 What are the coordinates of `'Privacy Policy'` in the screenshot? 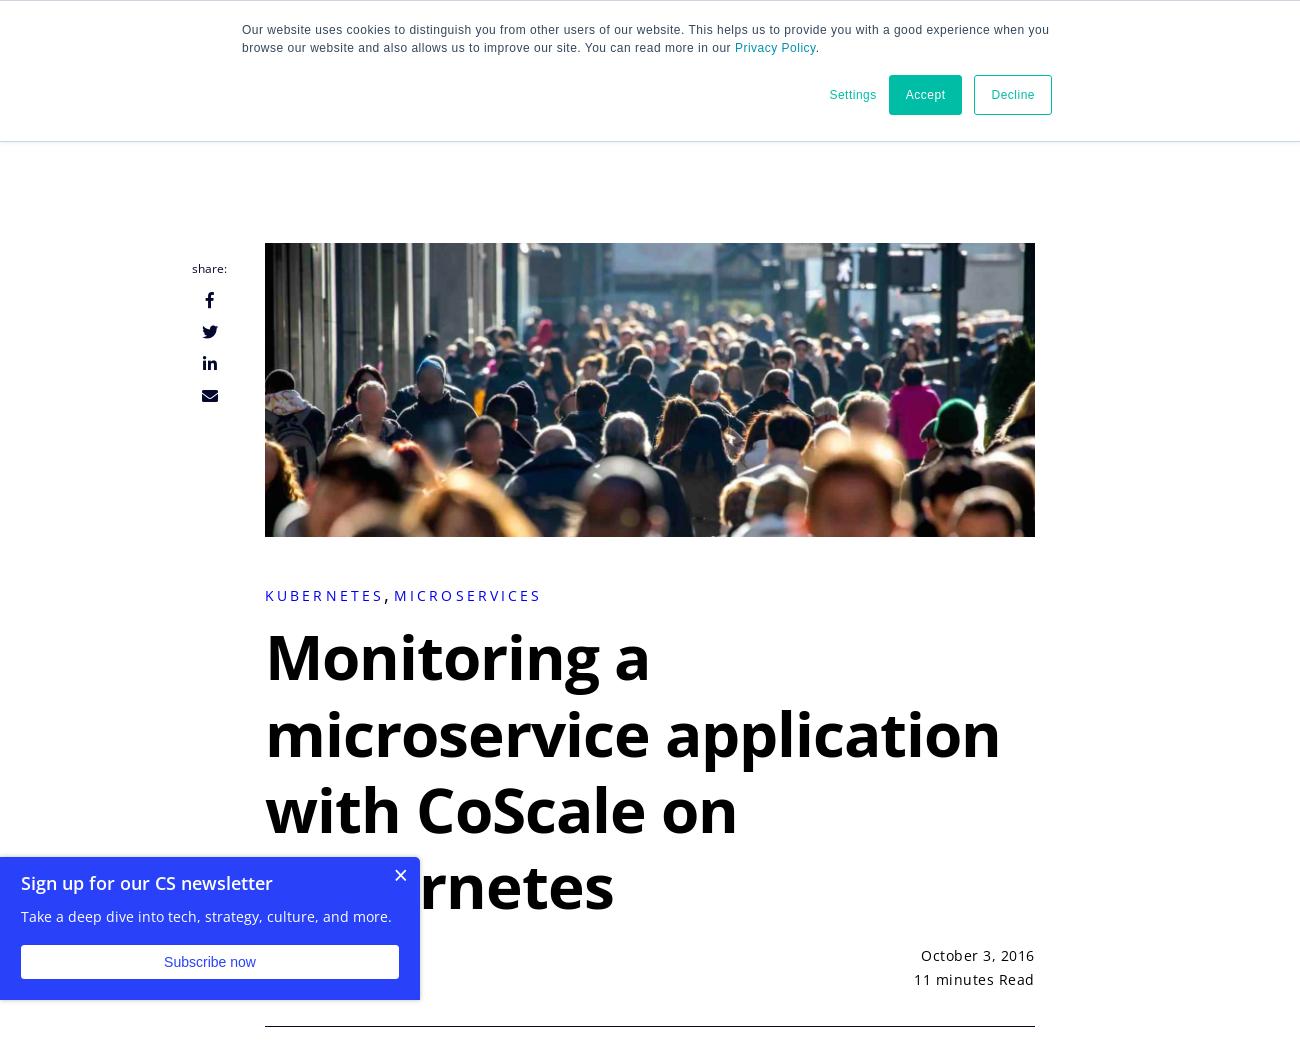 It's located at (773, 47).